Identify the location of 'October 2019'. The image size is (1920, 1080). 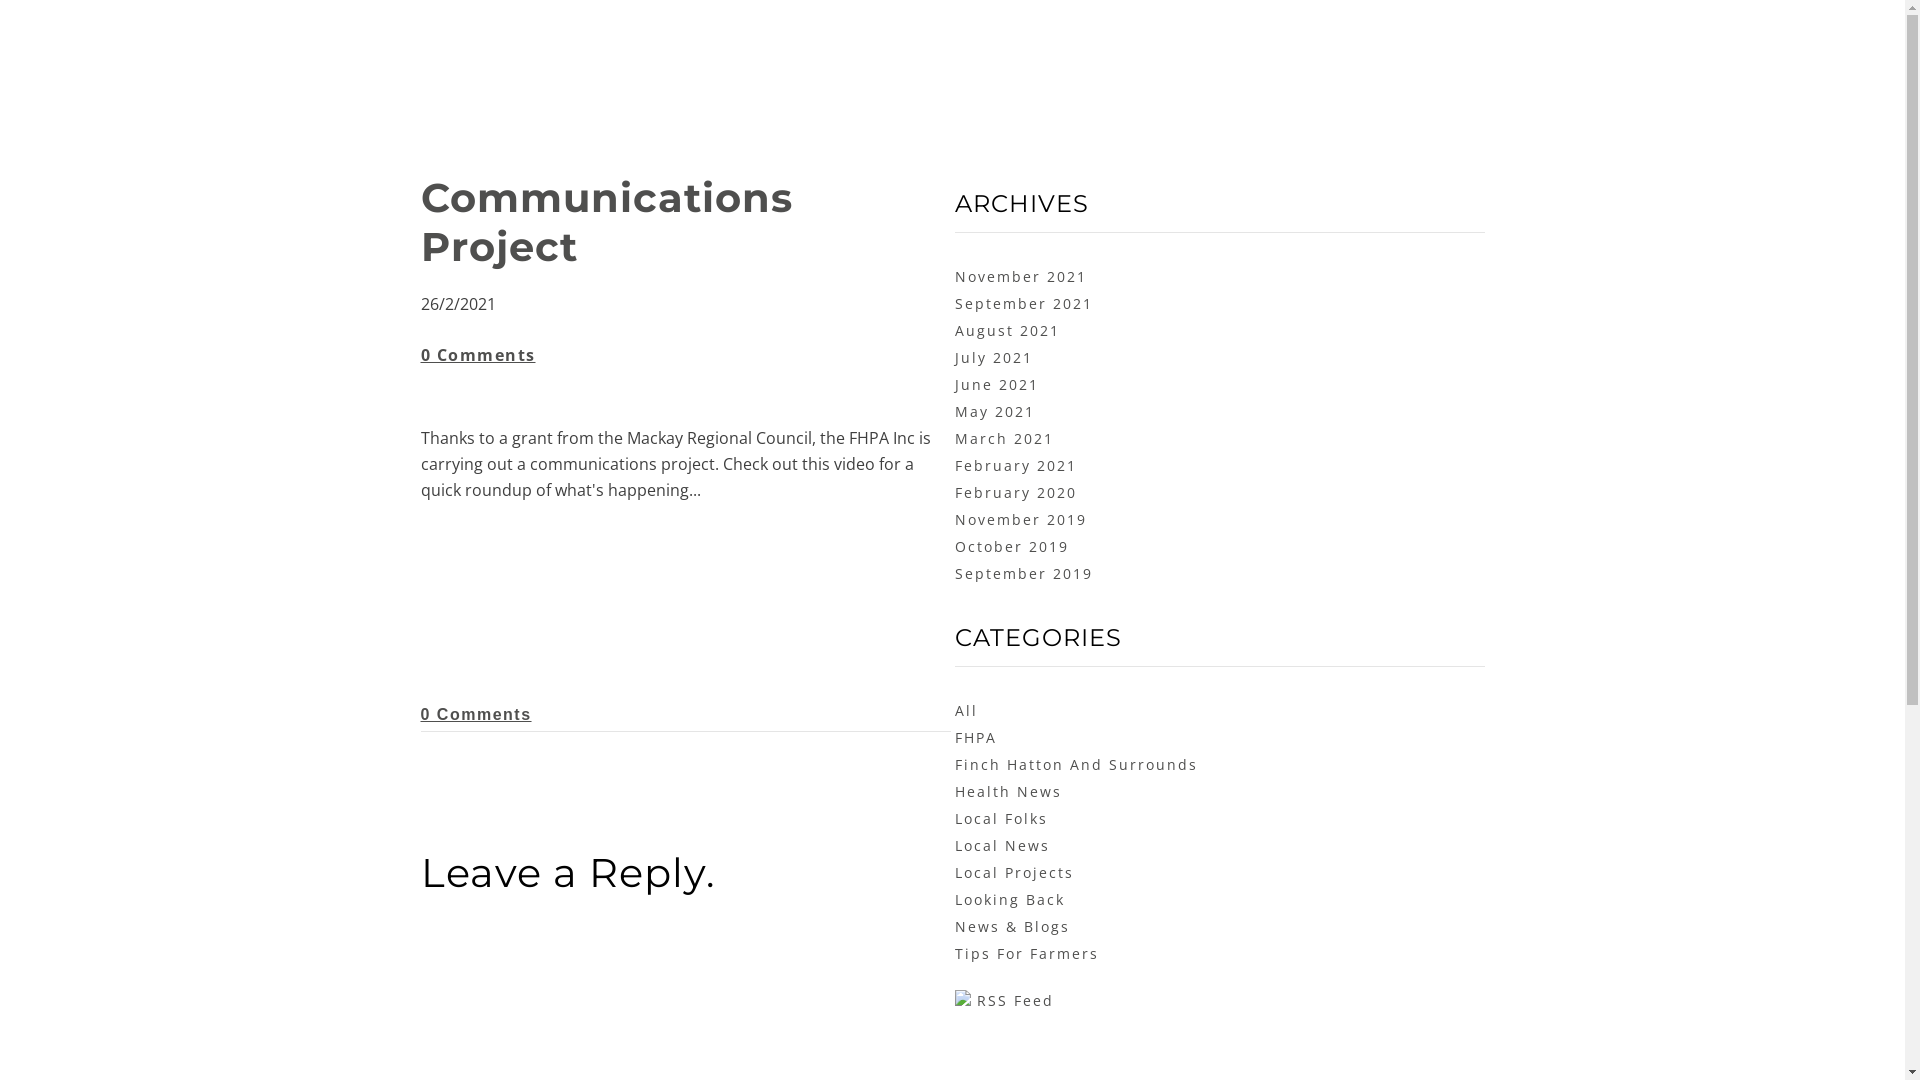
(1011, 546).